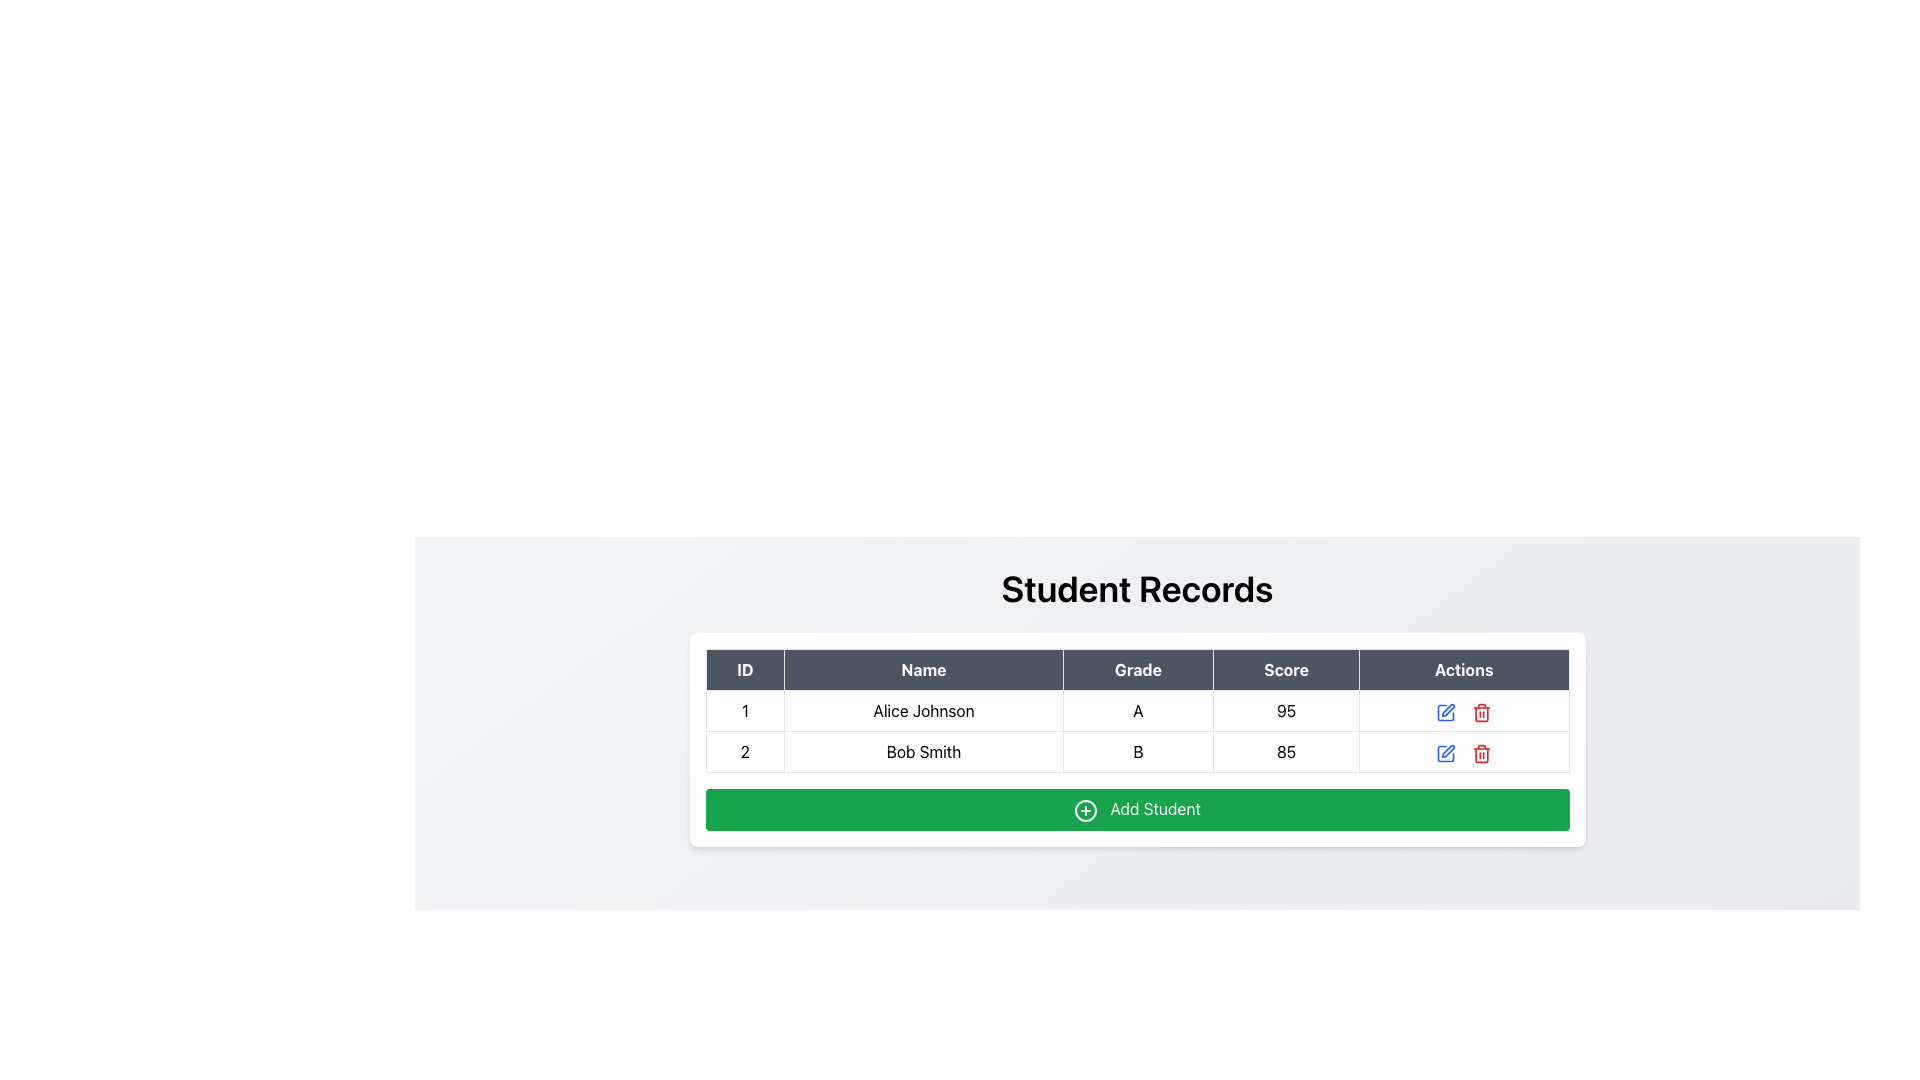 The width and height of the screenshot is (1920, 1080). Describe the element at coordinates (922, 709) in the screenshot. I see `the text label displaying 'Alice Johnson' in the 'Name' column of the student records table` at that location.